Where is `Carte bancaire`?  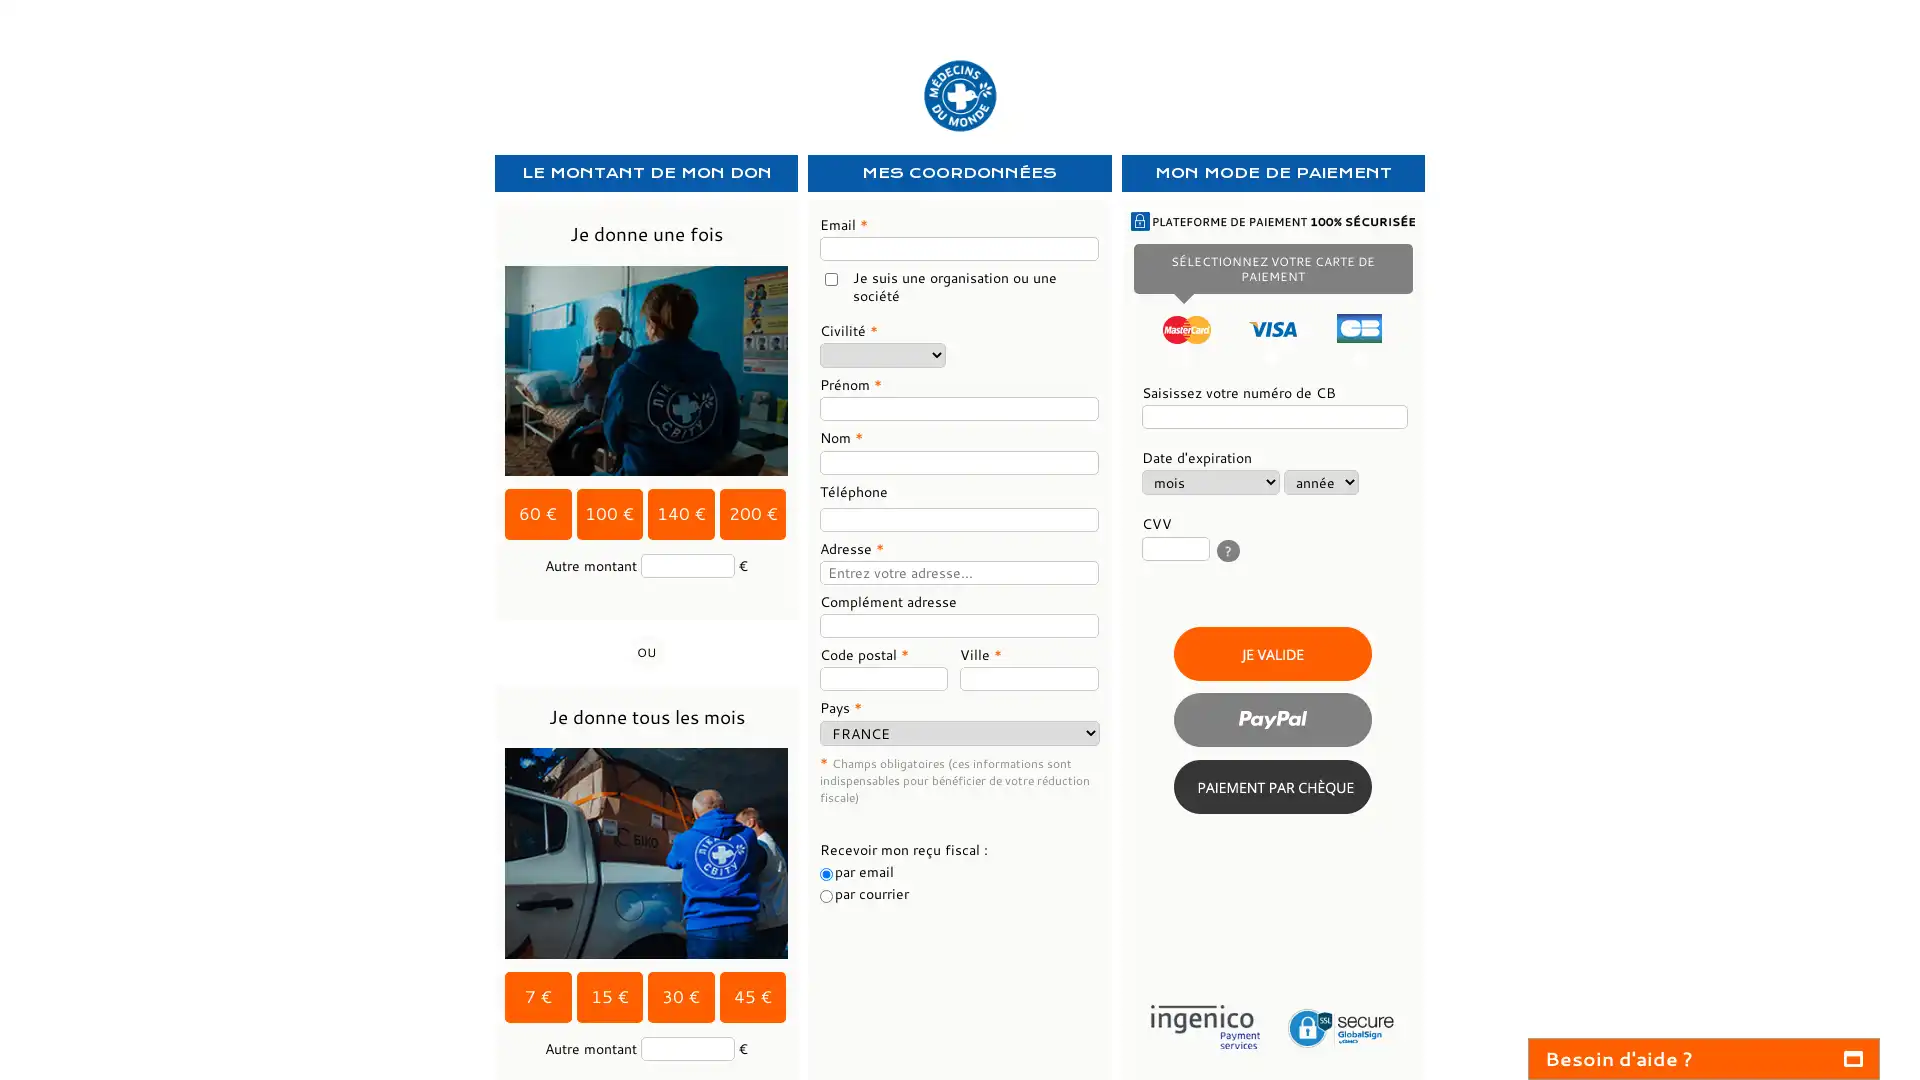 Carte bancaire is located at coordinates (1271, 654).